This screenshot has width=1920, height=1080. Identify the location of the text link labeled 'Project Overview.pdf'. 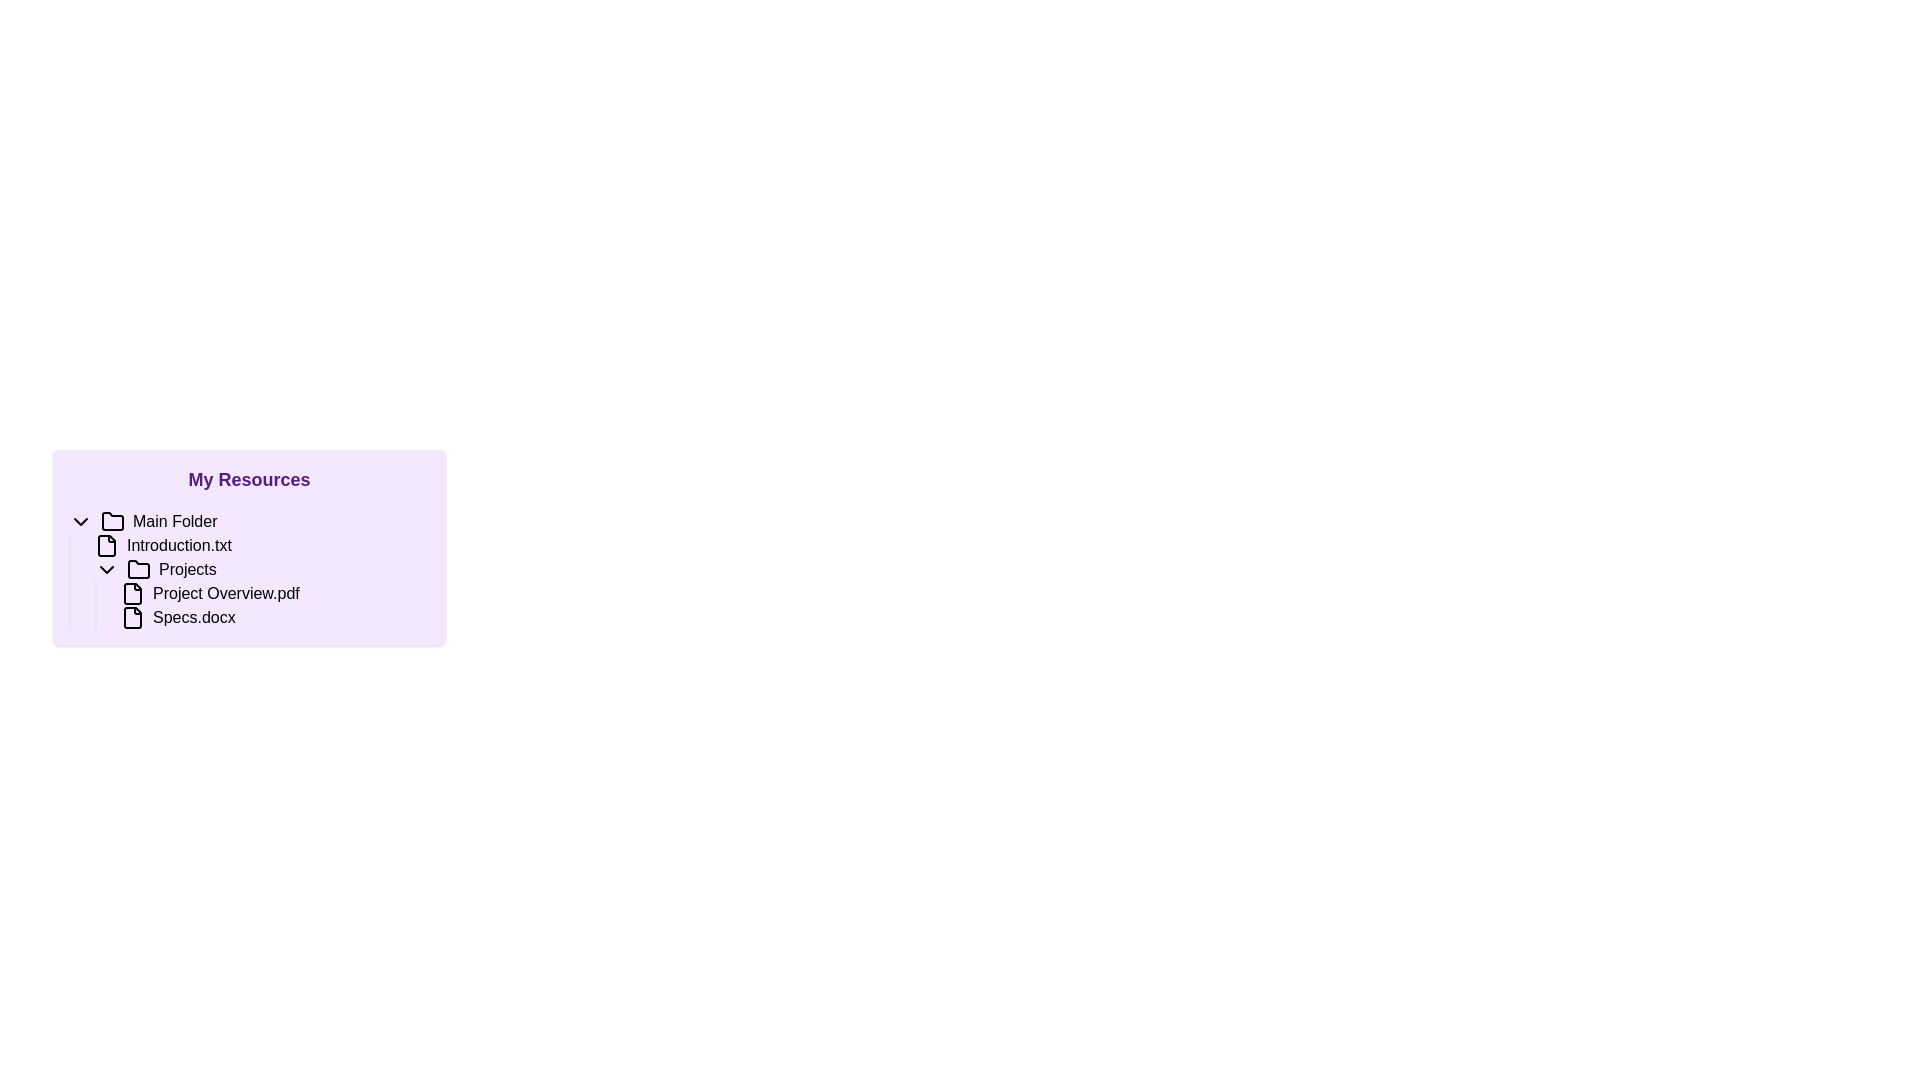
(274, 593).